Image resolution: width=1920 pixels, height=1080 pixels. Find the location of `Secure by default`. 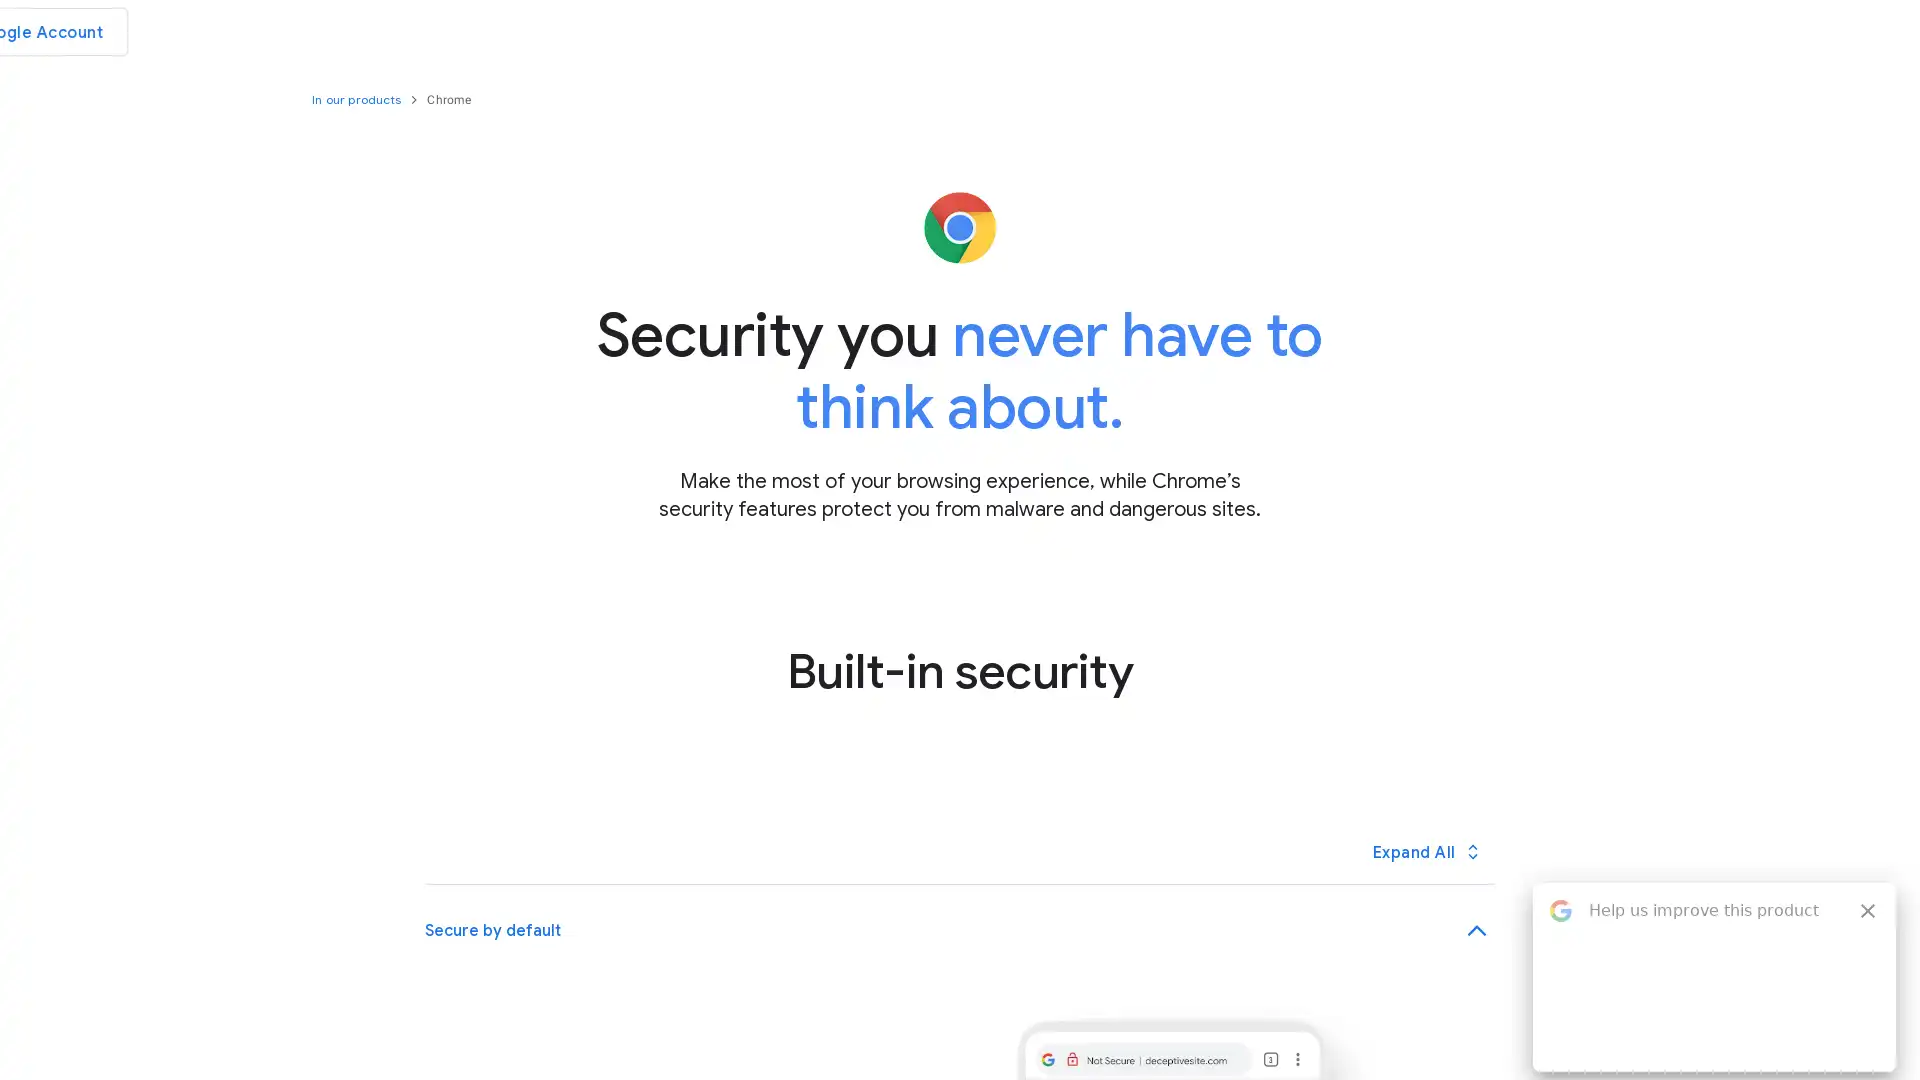

Secure by default is located at coordinates (958, 930).